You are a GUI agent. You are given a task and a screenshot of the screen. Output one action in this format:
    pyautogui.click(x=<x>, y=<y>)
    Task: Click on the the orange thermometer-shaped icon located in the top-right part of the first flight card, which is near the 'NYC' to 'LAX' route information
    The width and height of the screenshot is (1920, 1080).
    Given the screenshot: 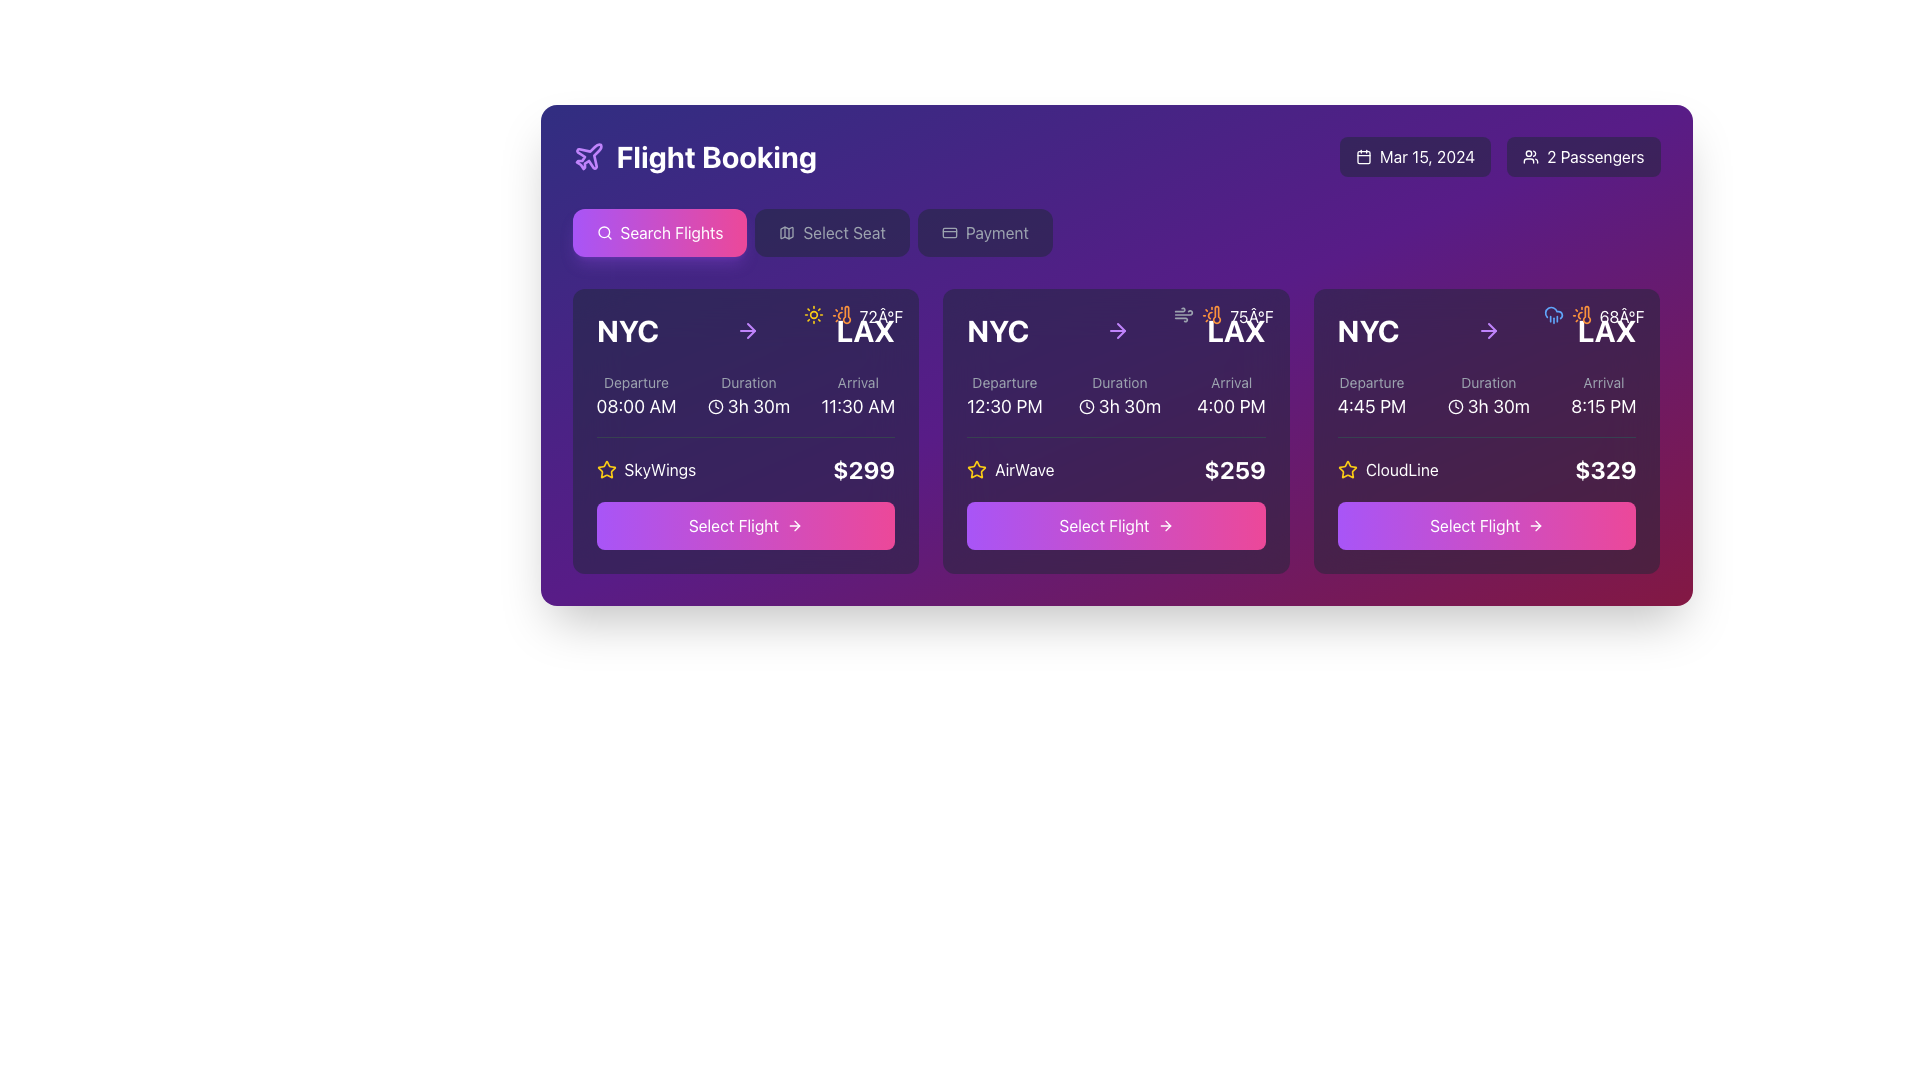 What is the action you would take?
    pyautogui.click(x=846, y=315)
    